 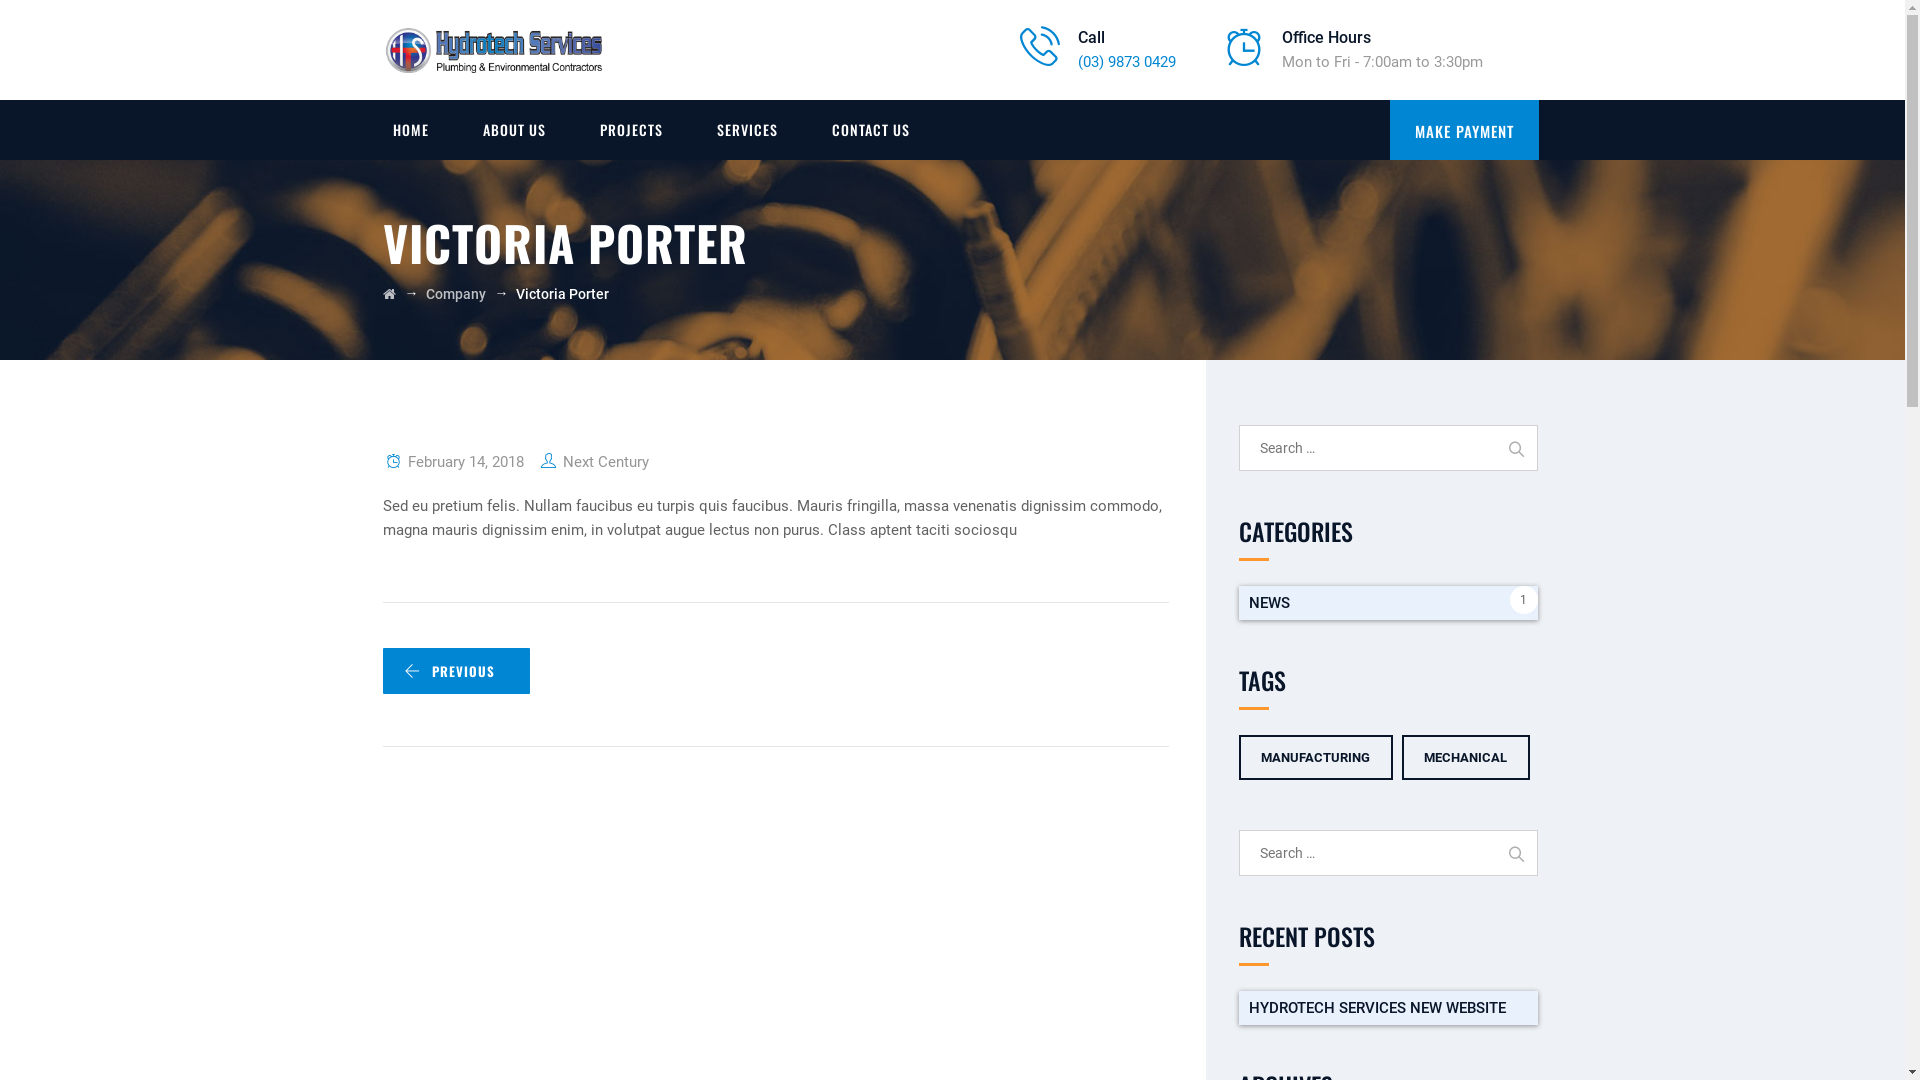 I want to click on 'PROJECTS', so click(x=629, y=130).